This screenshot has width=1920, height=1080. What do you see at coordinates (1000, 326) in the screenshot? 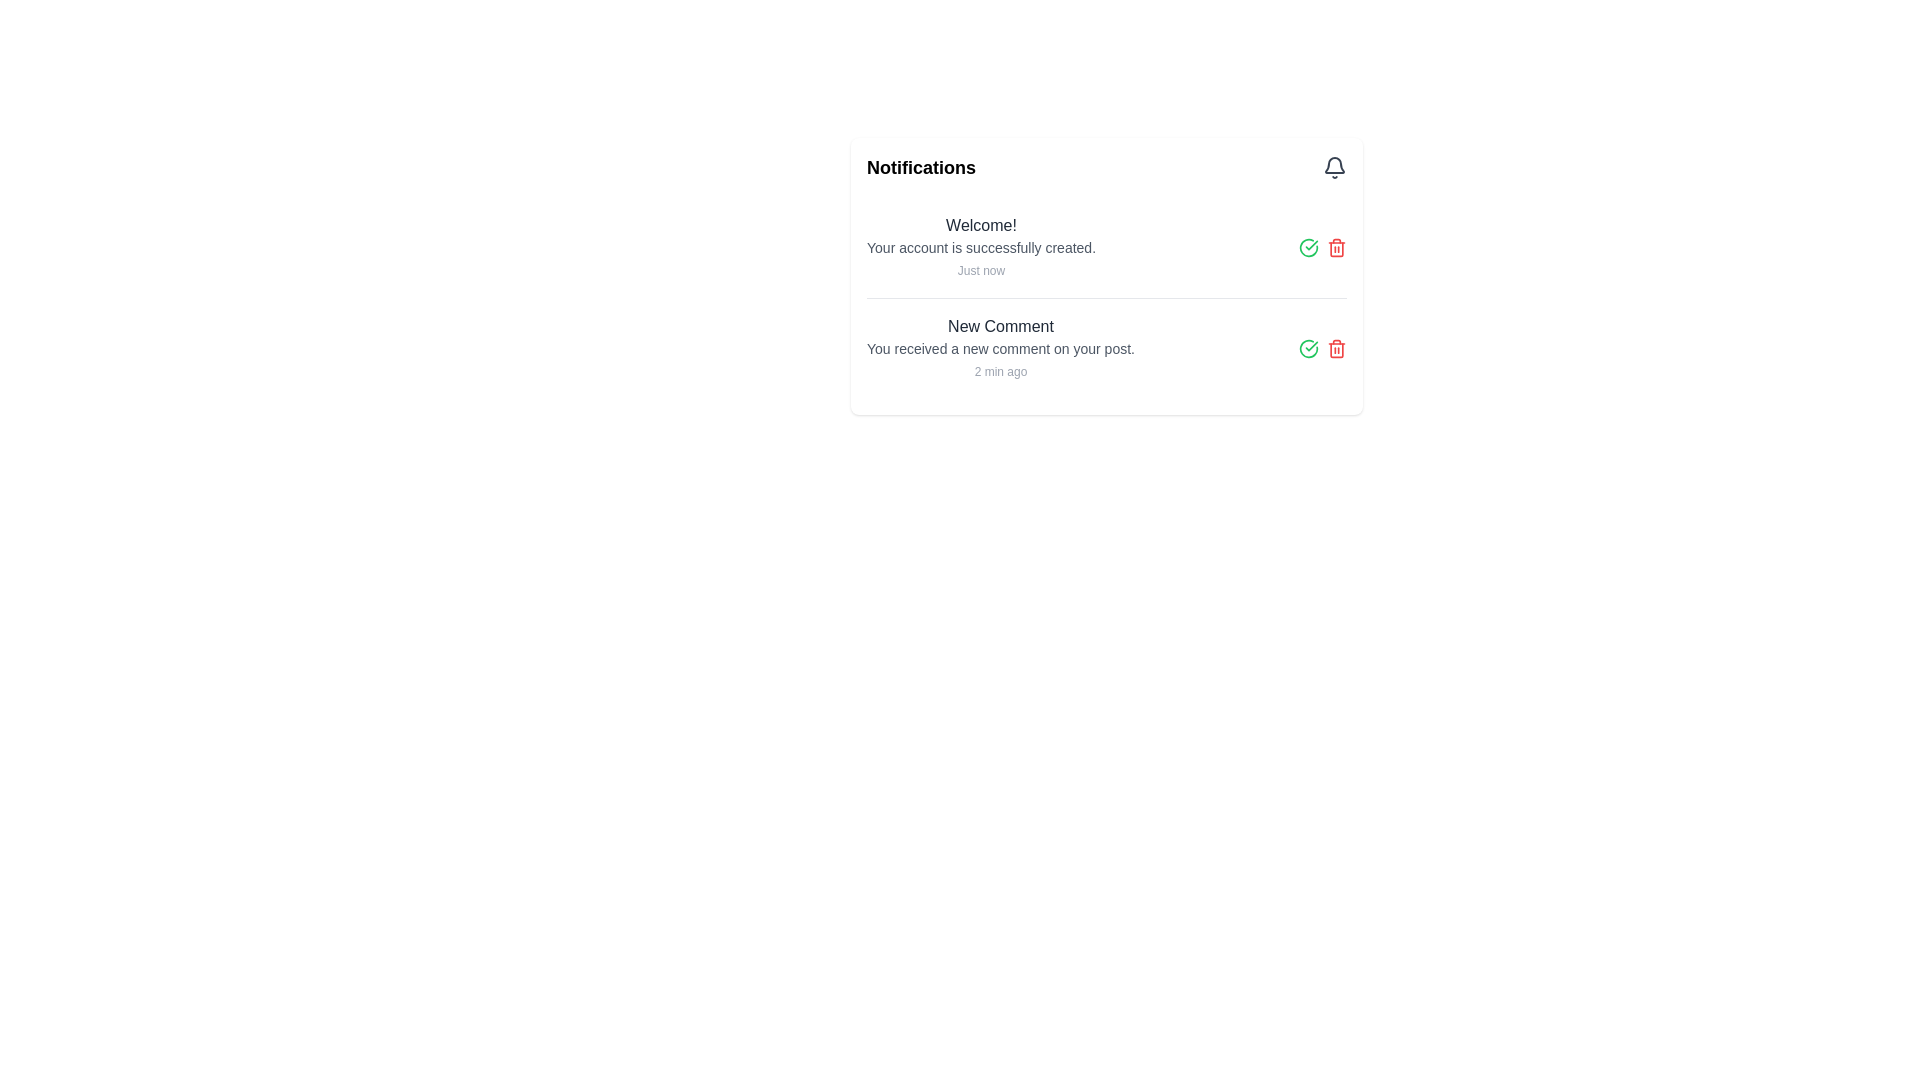
I see `prominent title text 'New Comment' in dark gray color located at the top of the notification entry` at bounding box center [1000, 326].